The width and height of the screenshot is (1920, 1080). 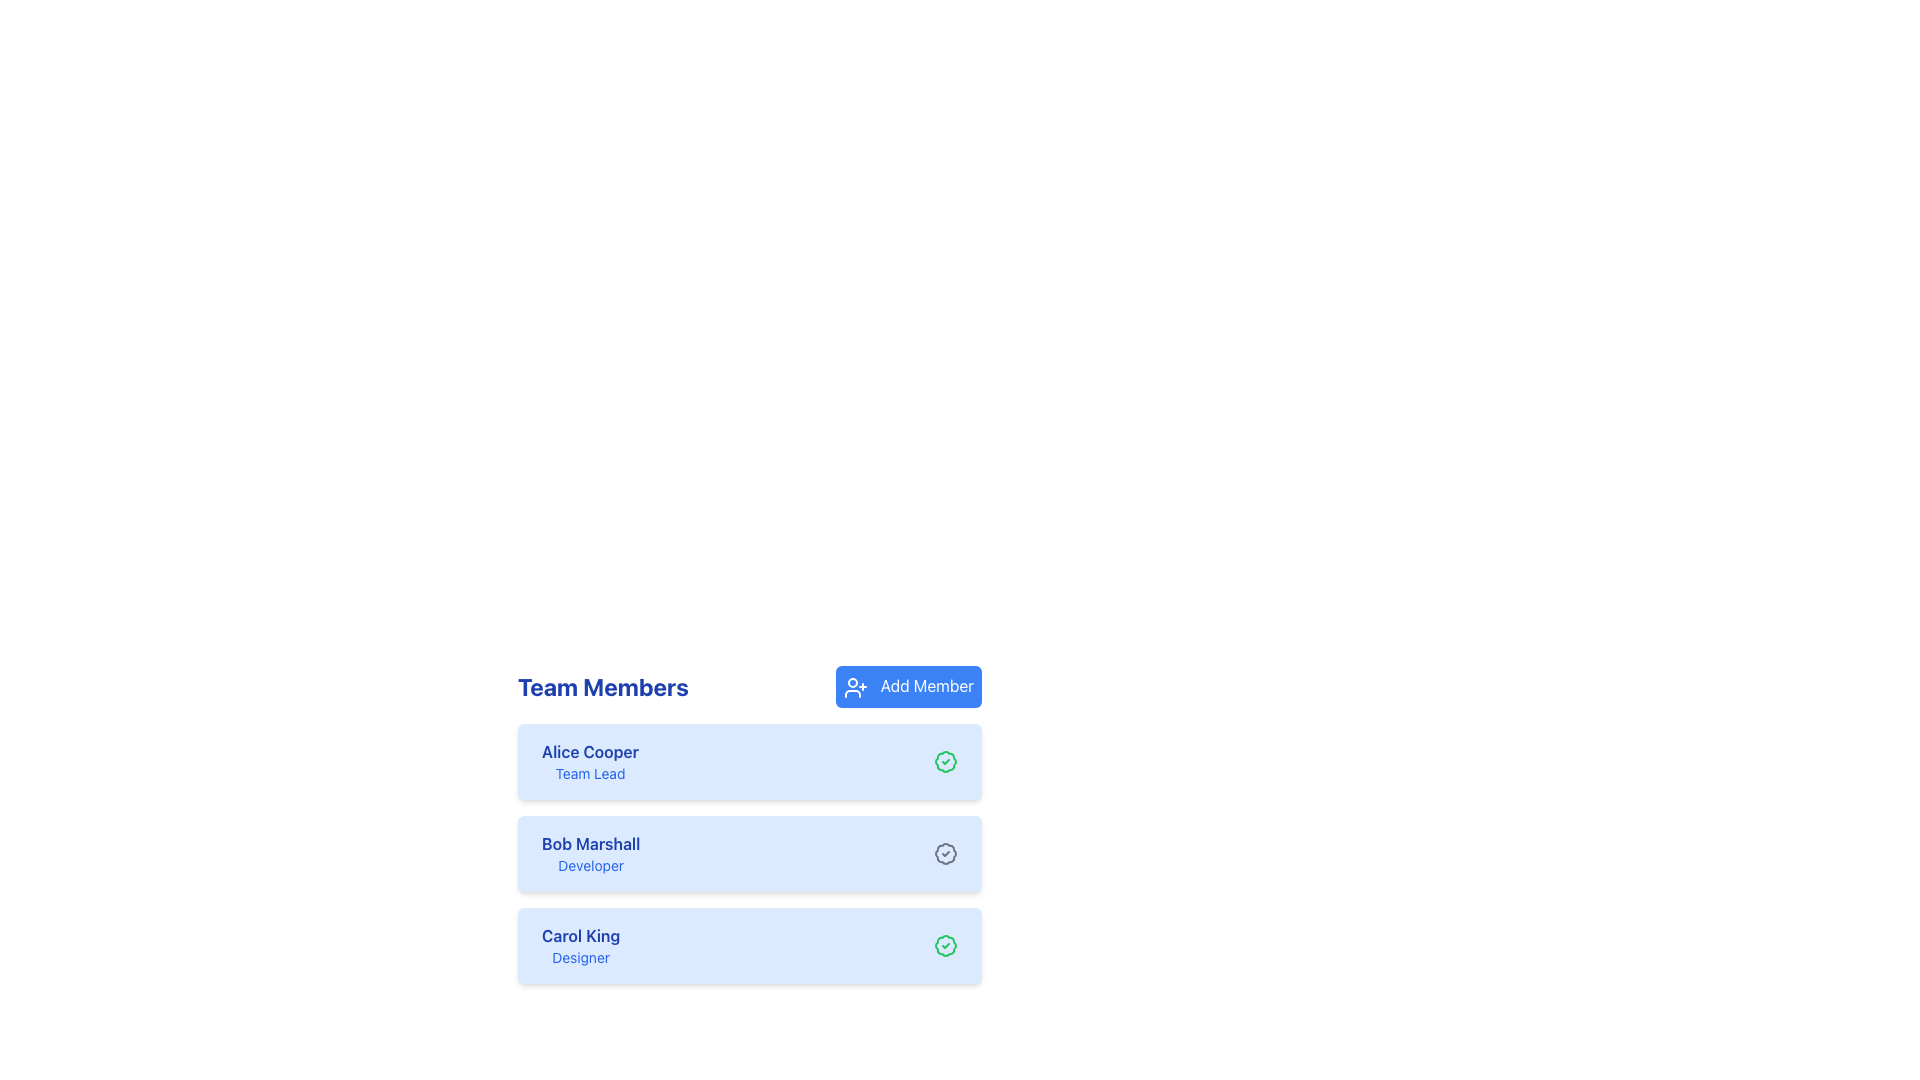 I want to click on the text label displaying 'Carol King' in bold, blue font, located in the 'Team Members' section under the third item, so click(x=580, y=935).